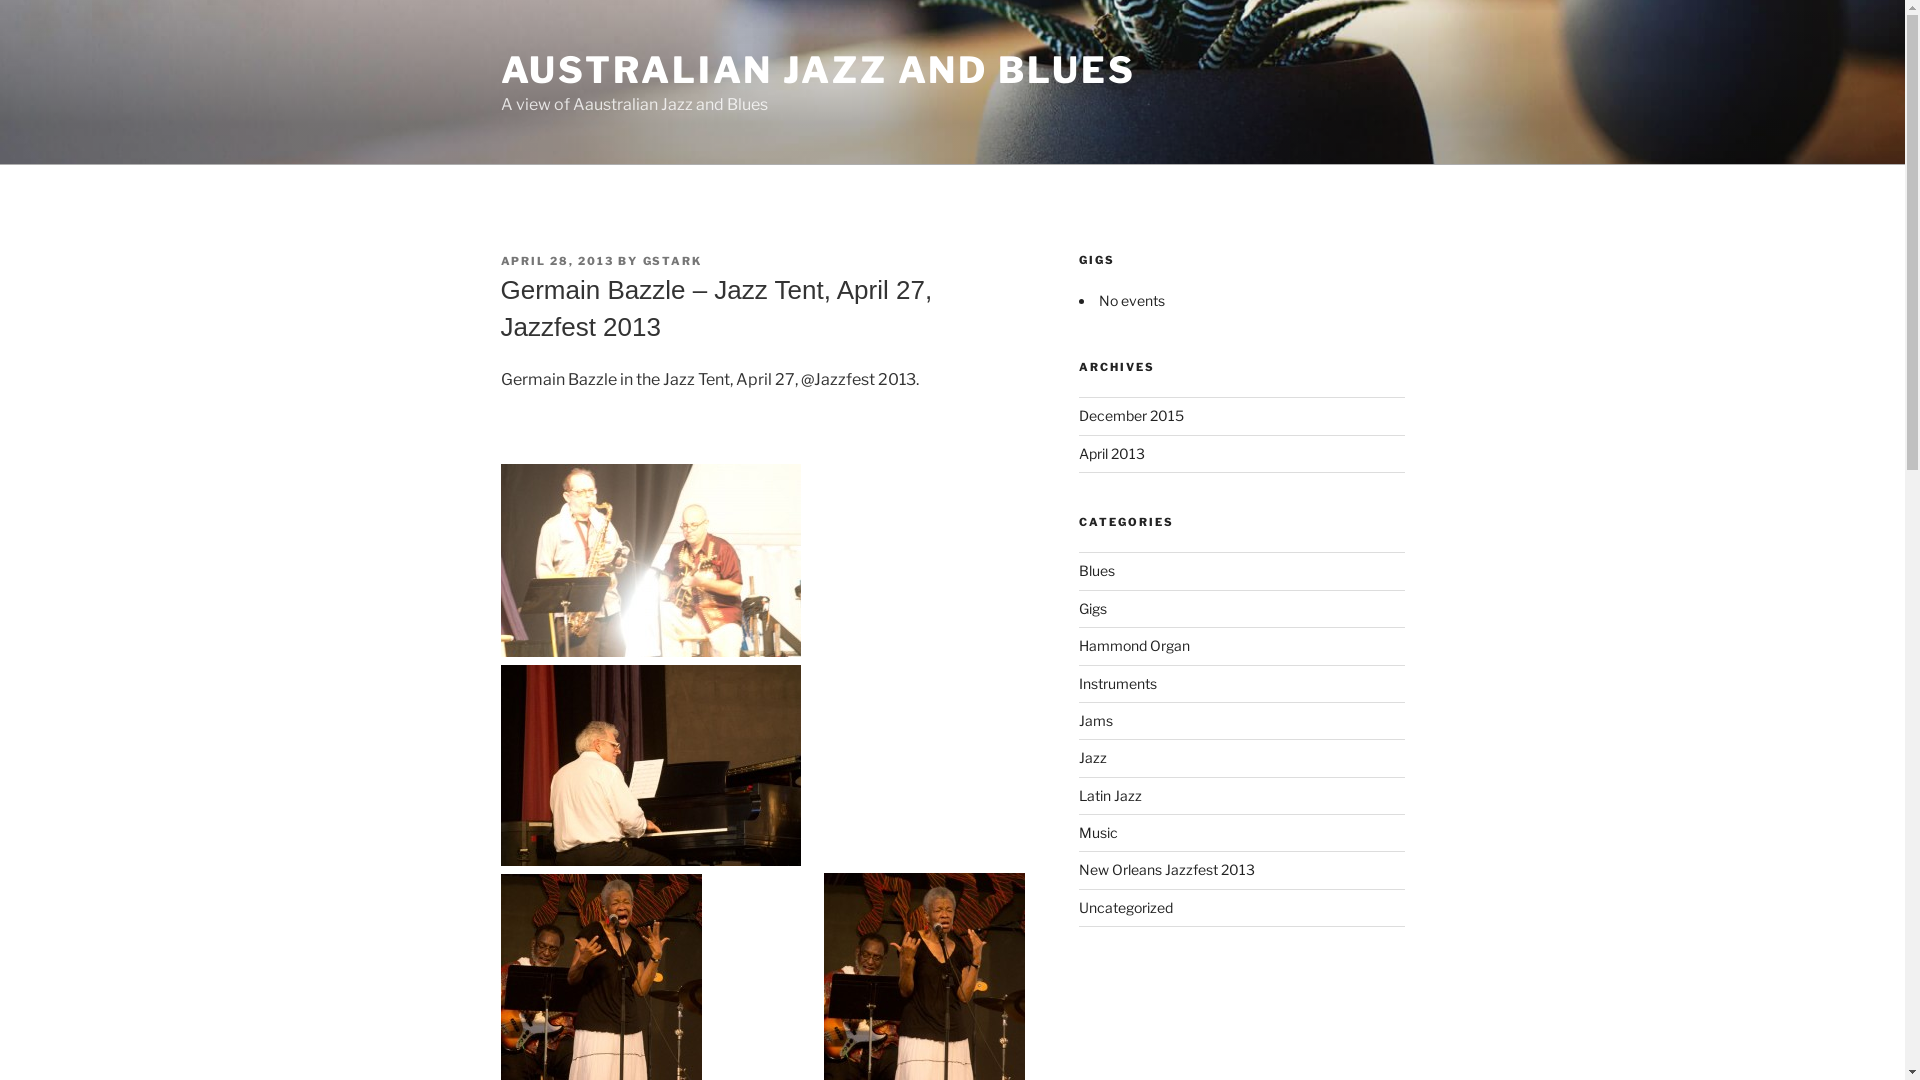 The image size is (1920, 1080). I want to click on 'Music', so click(1097, 832).